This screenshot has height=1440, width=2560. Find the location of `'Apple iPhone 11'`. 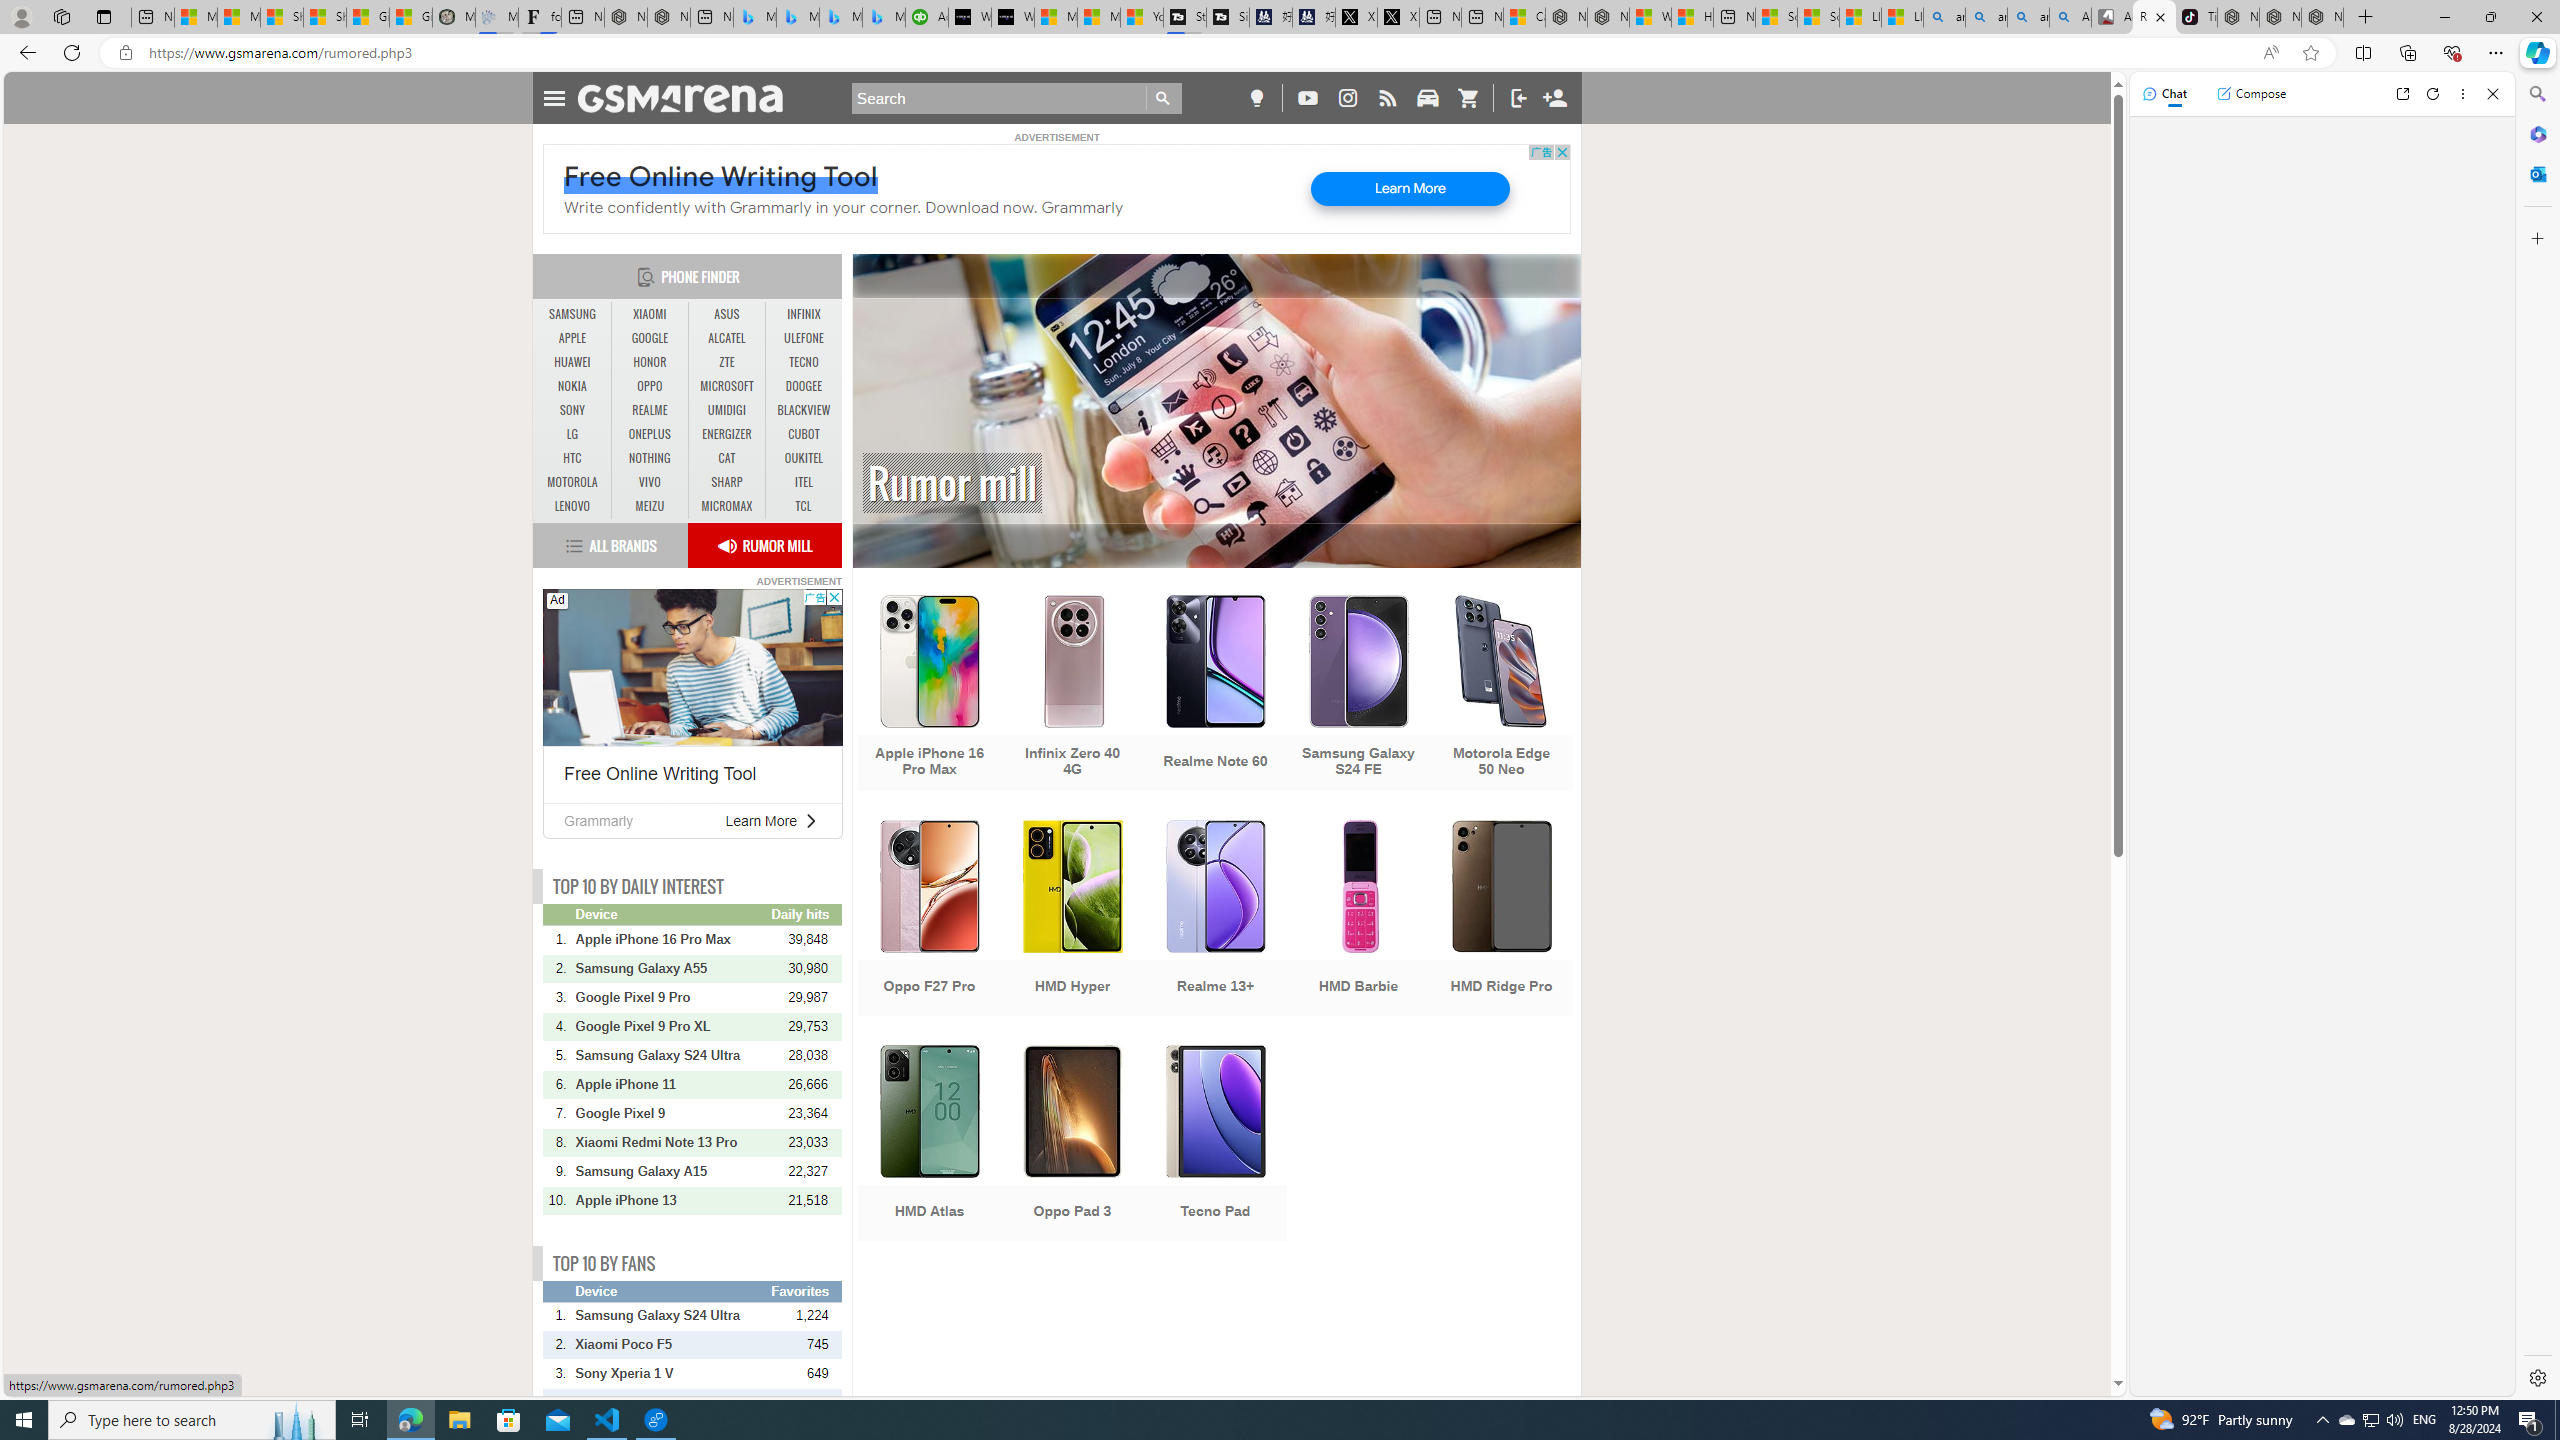

'Apple iPhone 11' is located at coordinates (672, 1084).